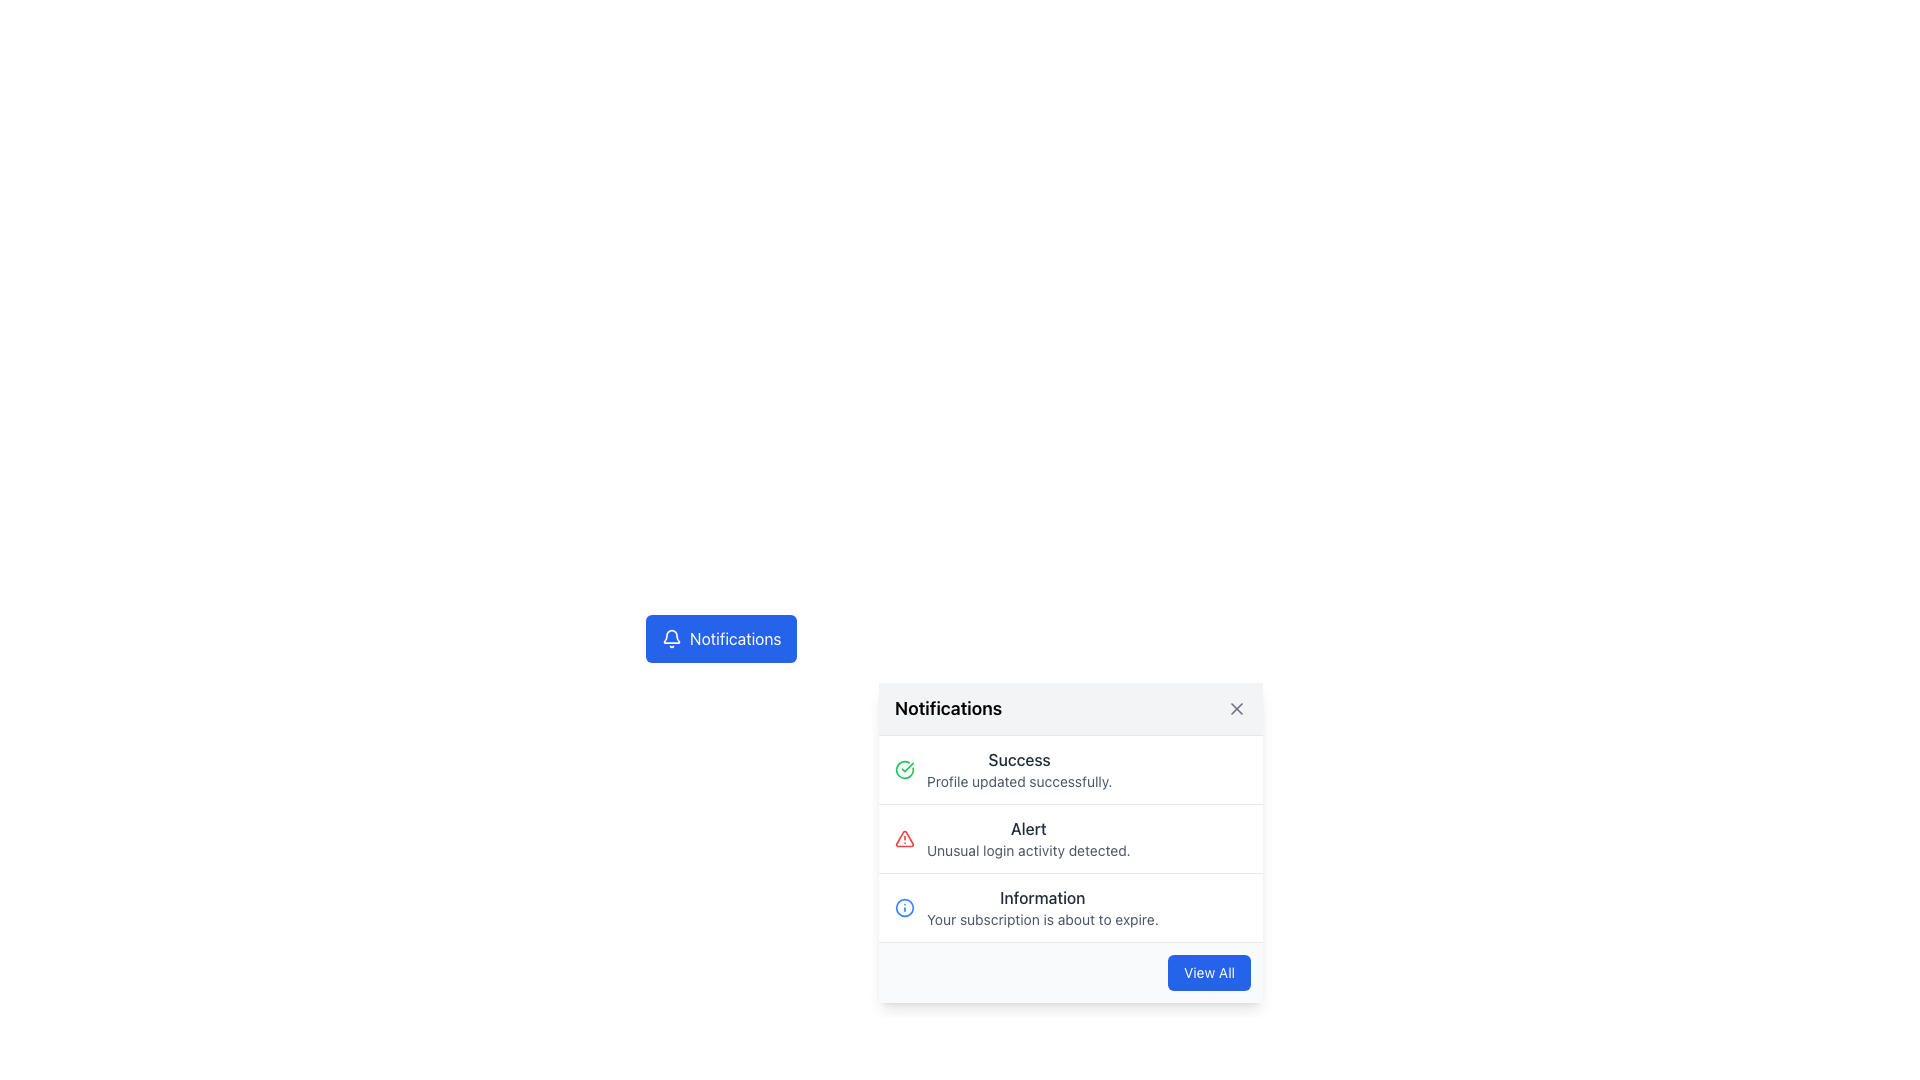  What do you see at coordinates (1028, 851) in the screenshot?
I see `text from the Text Label displaying 'Unusual login activity detected.' located in the notification panel below the heading 'Alert'` at bounding box center [1028, 851].